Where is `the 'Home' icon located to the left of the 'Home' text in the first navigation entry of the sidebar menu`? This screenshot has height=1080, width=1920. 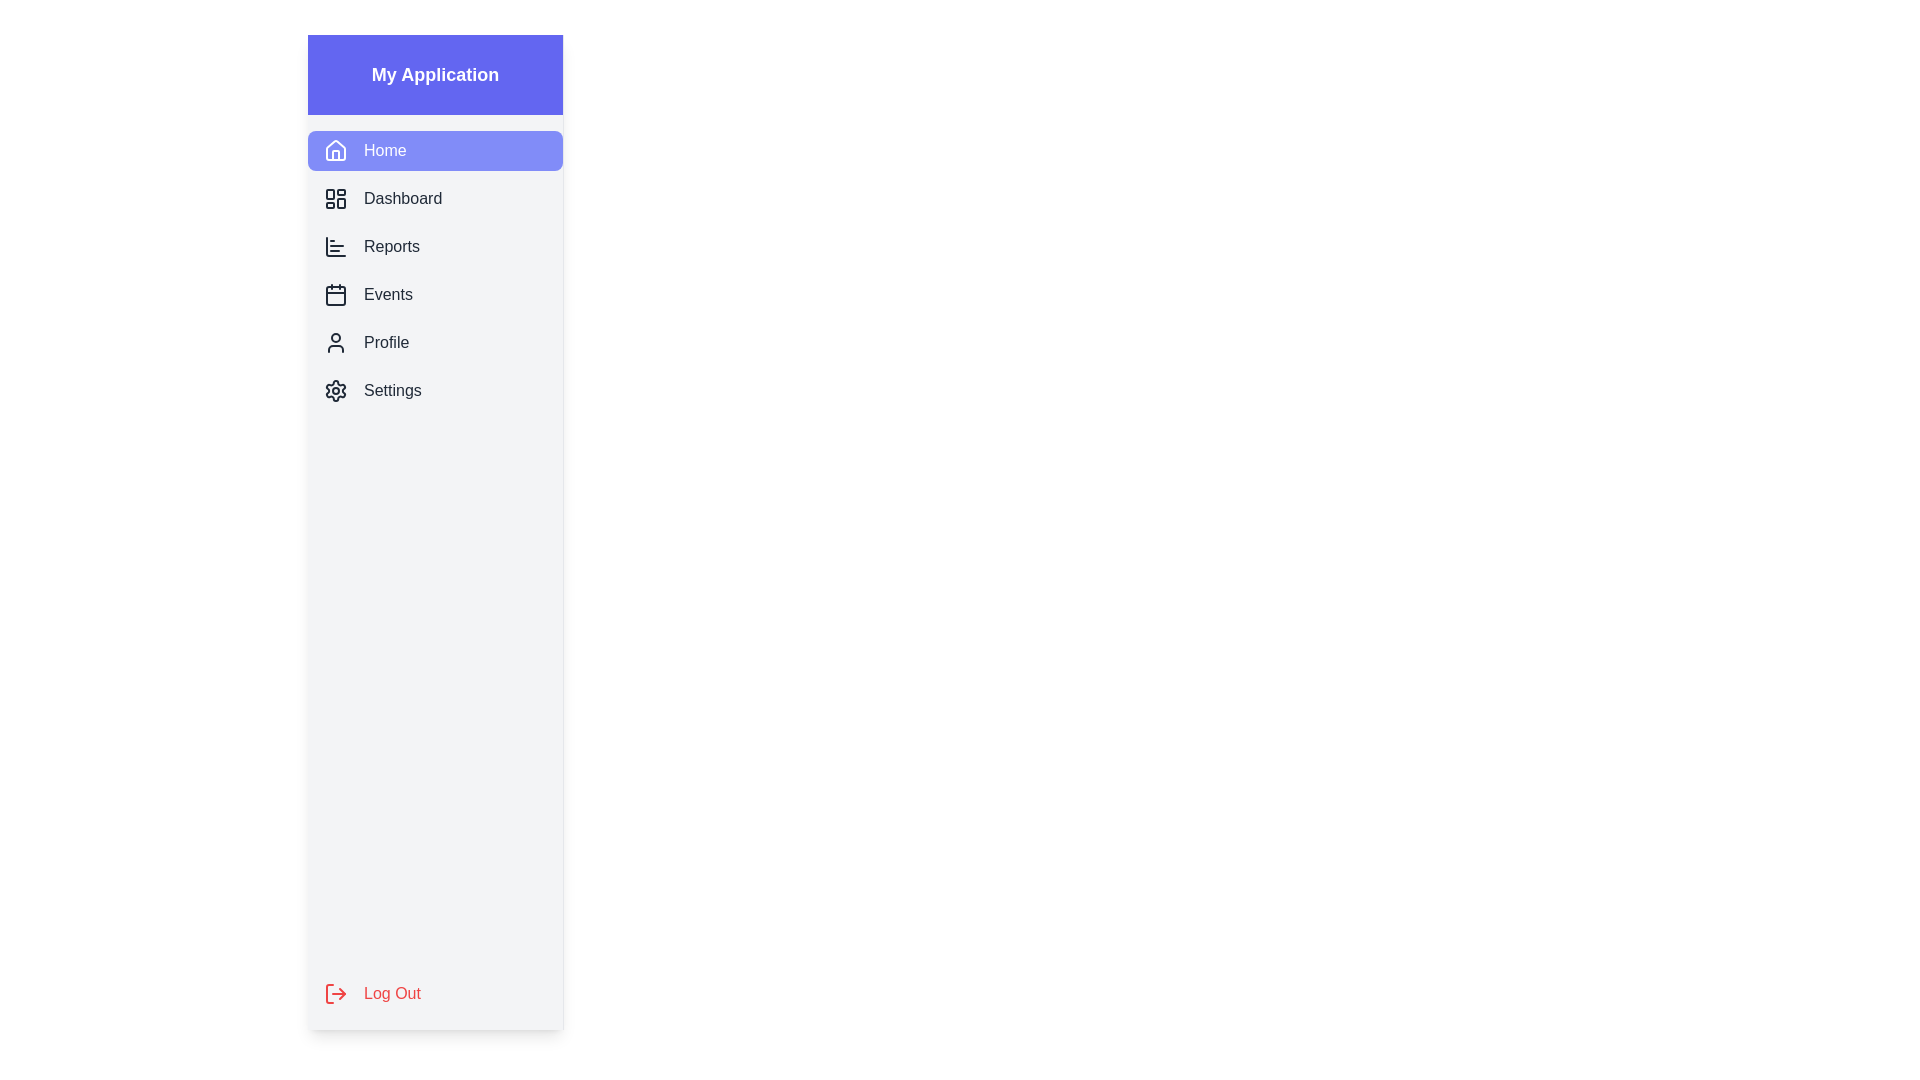 the 'Home' icon located to the left of the 'Home' text in the first navigation entry of the sidebar menu is located at coordinates (336, 149).